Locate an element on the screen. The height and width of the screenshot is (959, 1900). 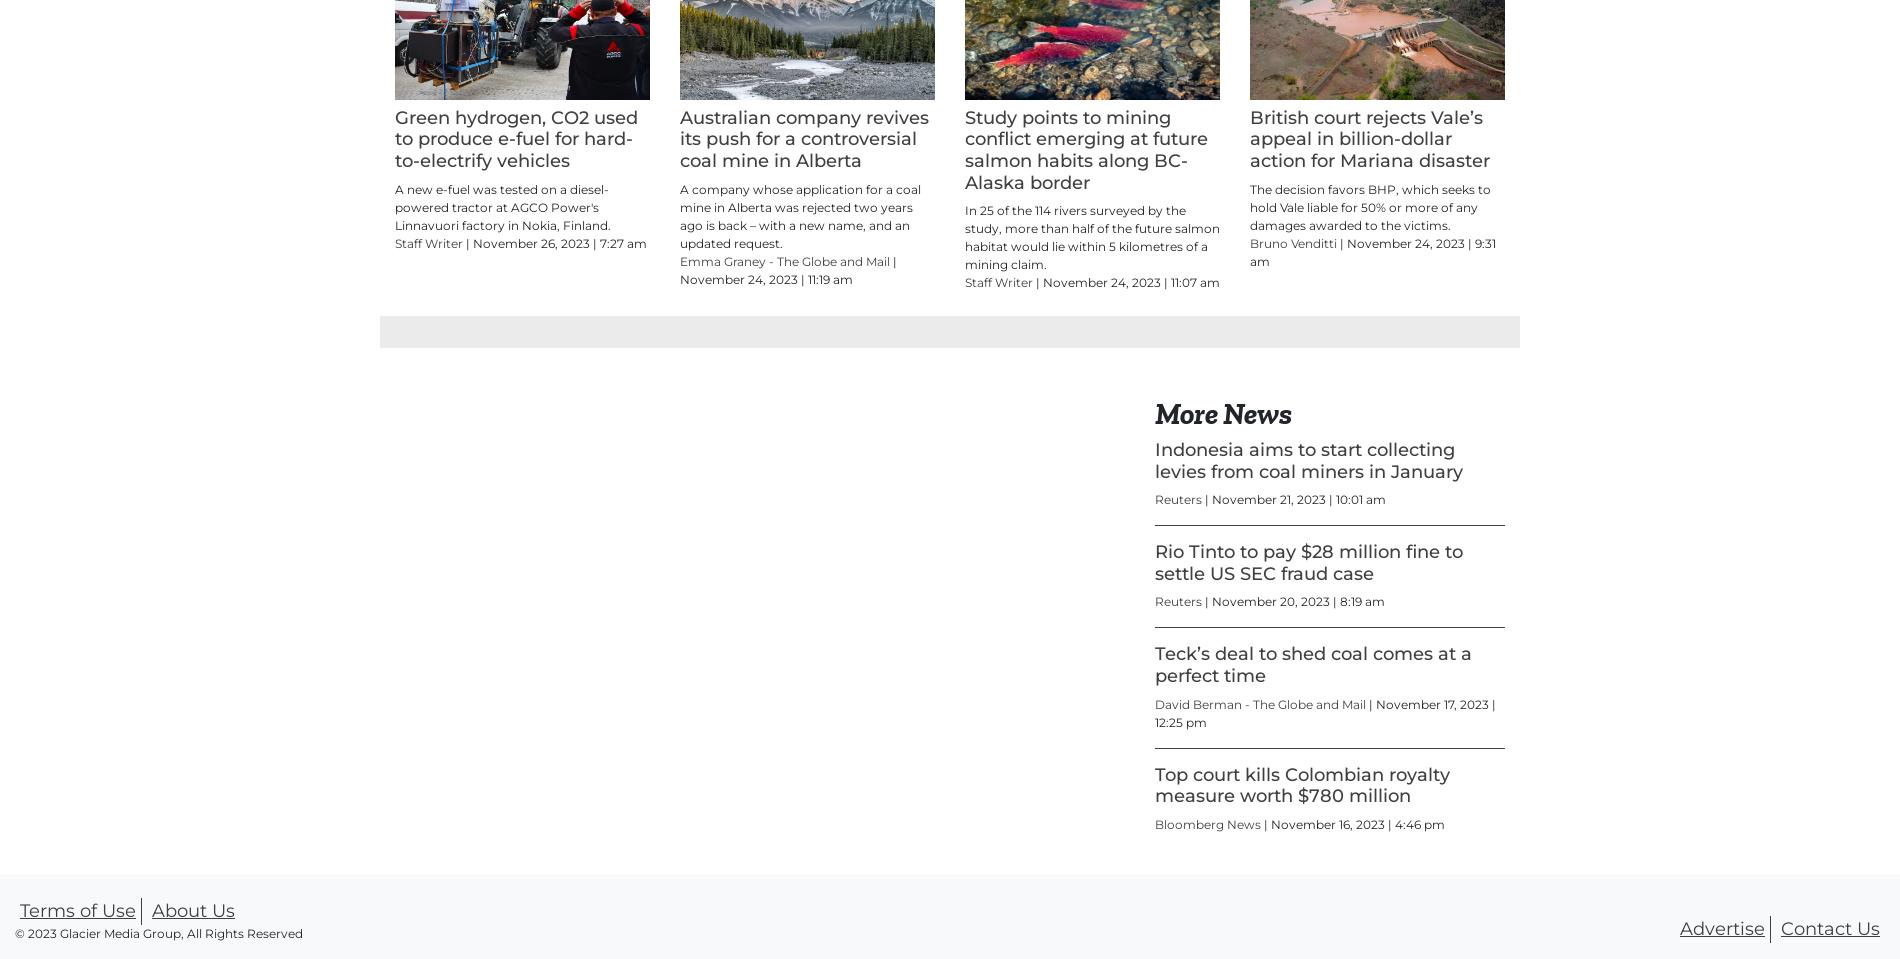
'Top court kills Colombian royalty measure worth $780 million' is located at coordinates (1155, 873).